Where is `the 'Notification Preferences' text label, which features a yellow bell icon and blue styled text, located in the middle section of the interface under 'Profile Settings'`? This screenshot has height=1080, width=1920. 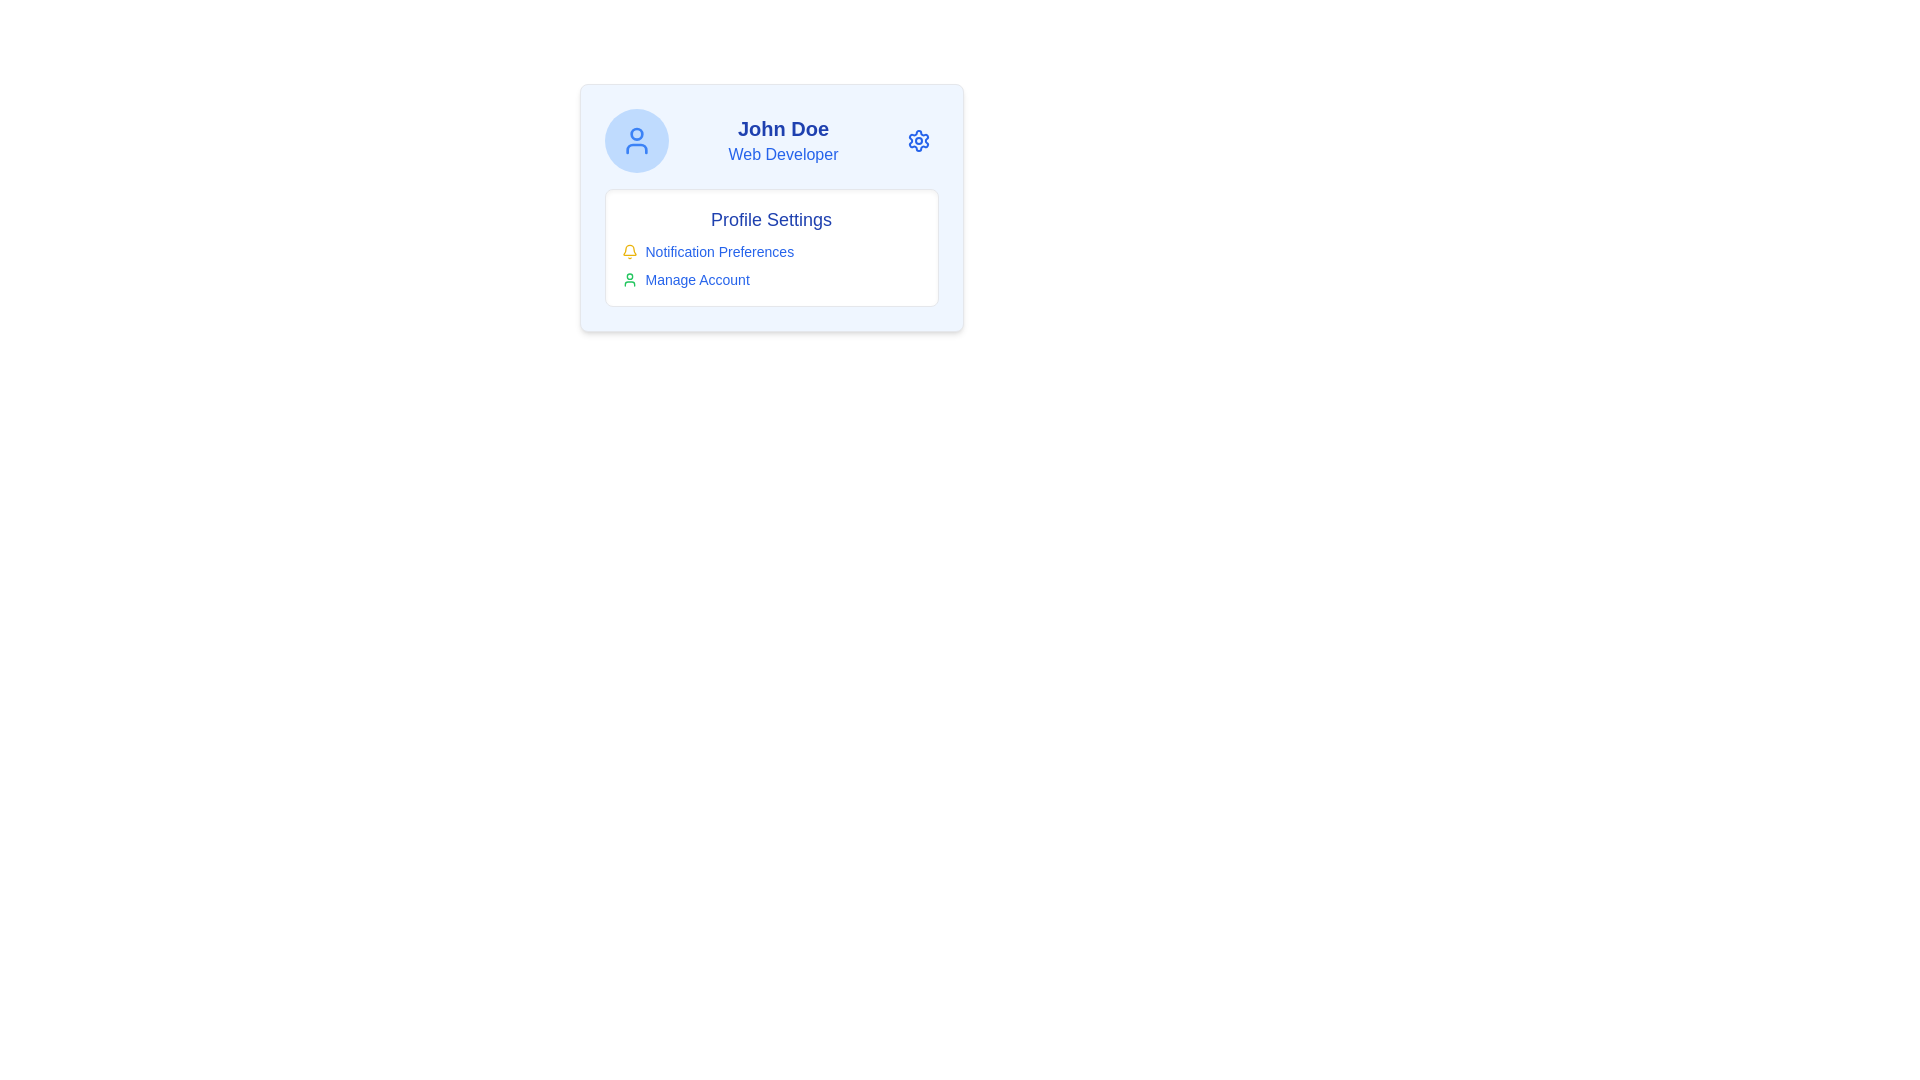 the 'Notification Preferences' text label, which features a yellow bell icon and blue styled text, located in the middle section of the interface under 'Profile Settings' is located at coordinates (770, 250).